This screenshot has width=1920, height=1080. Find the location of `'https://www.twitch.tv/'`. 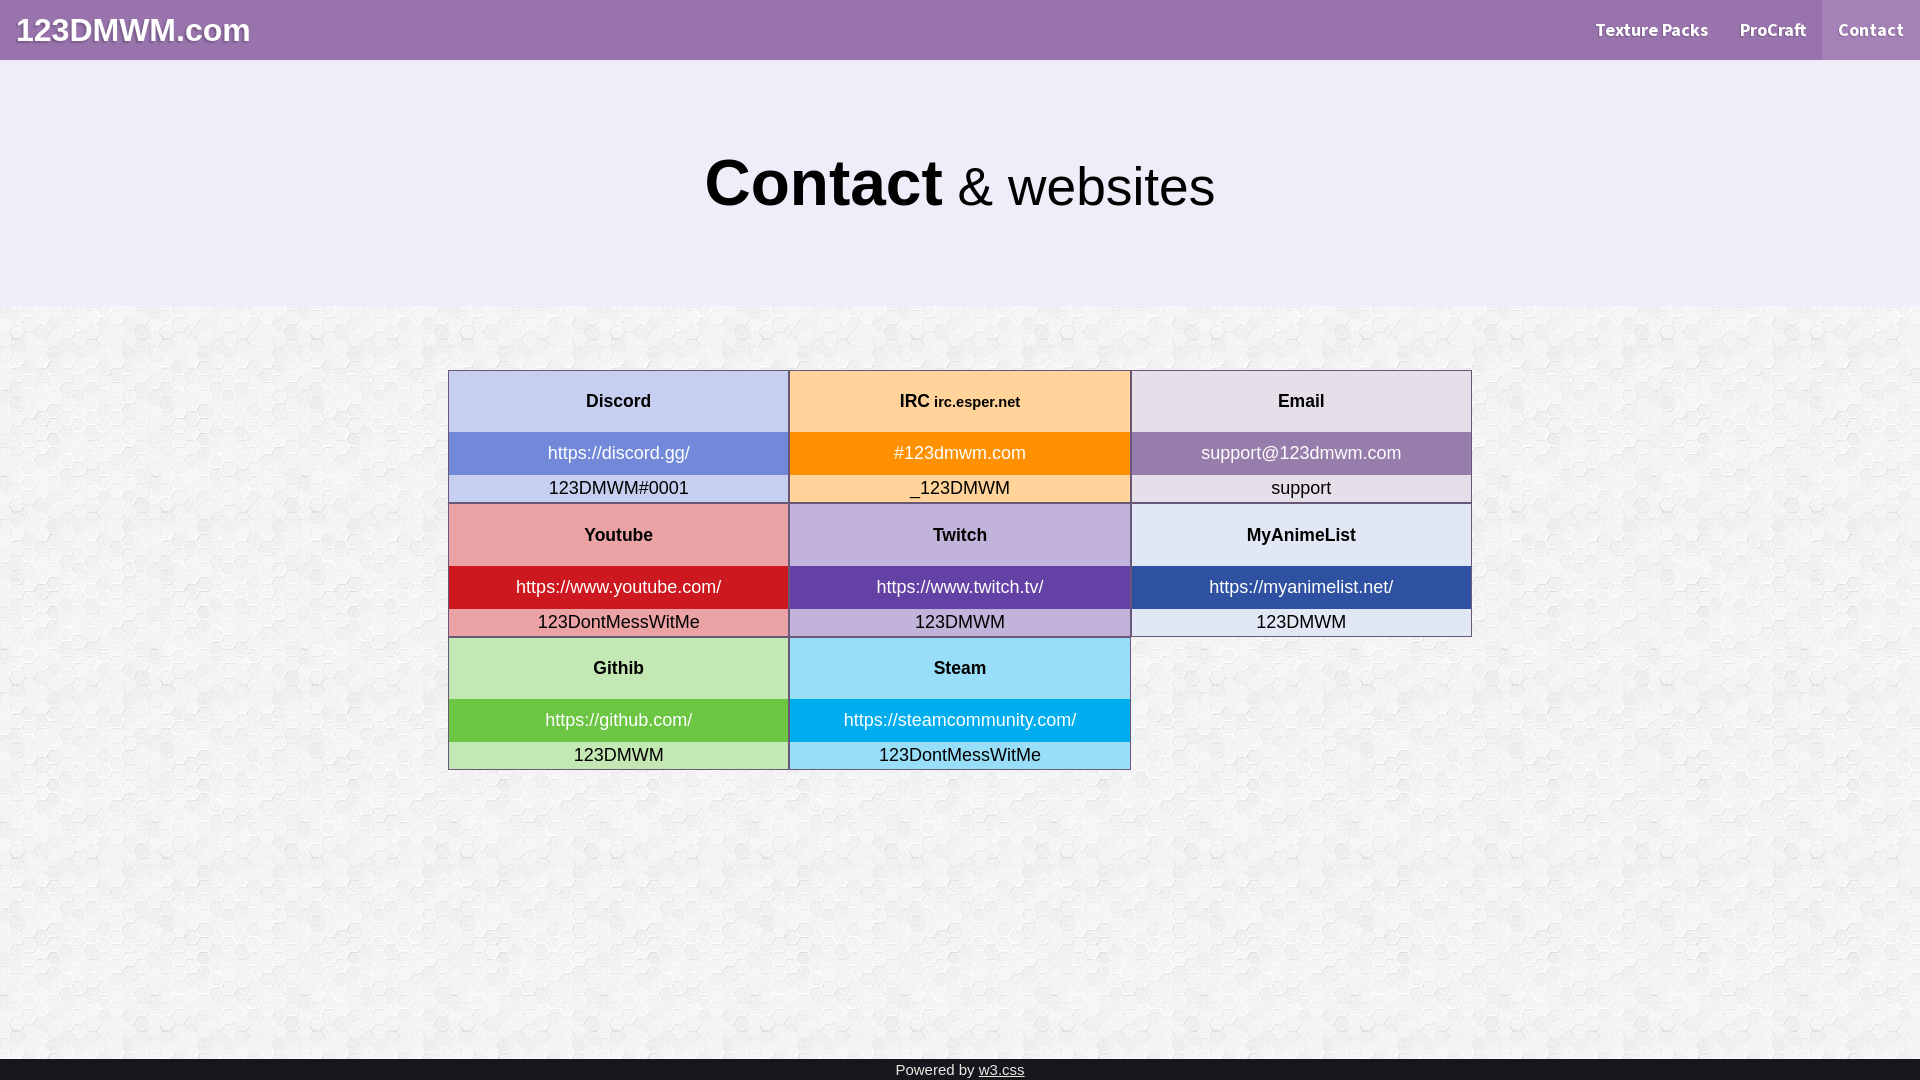

'https://www.twitch.tv/' is located at coordinates (958, 586).